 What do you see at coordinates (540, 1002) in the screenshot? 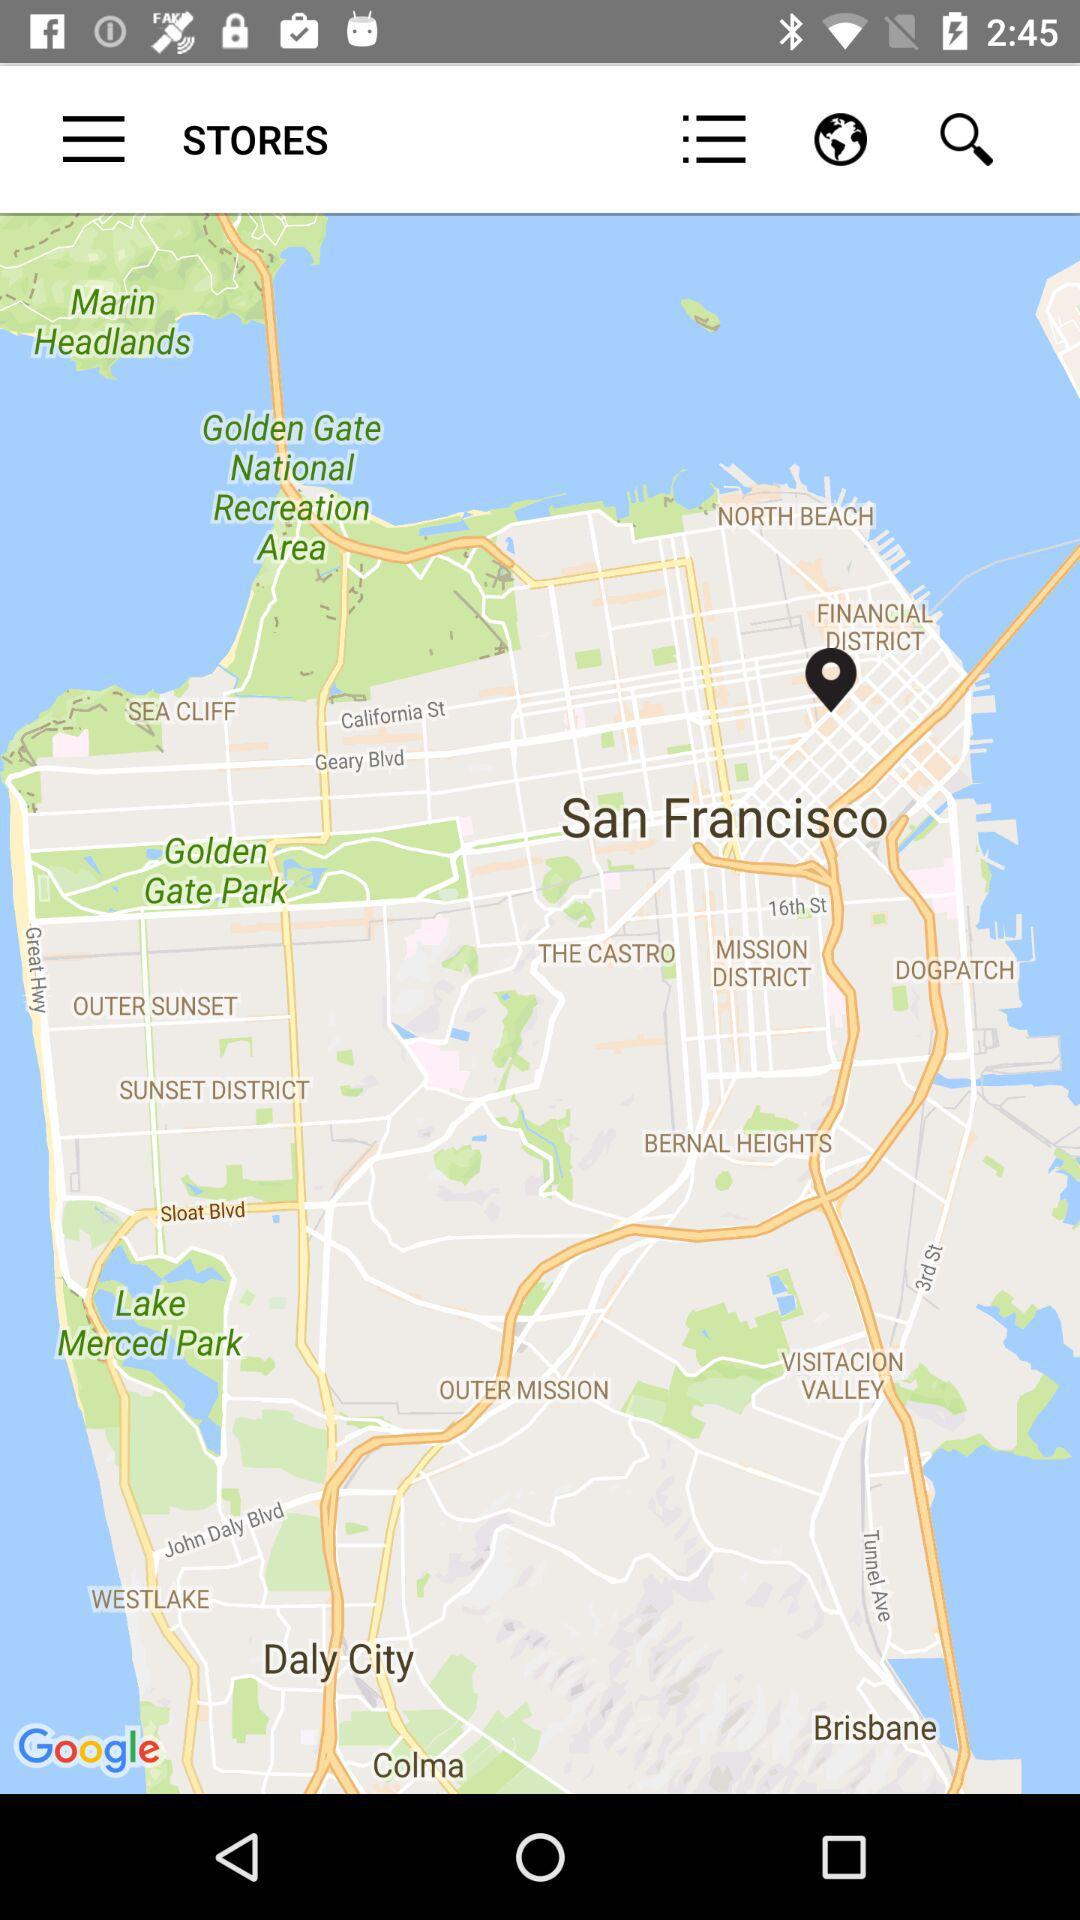
I see `item at the center` at bounding box center [540, 1002].